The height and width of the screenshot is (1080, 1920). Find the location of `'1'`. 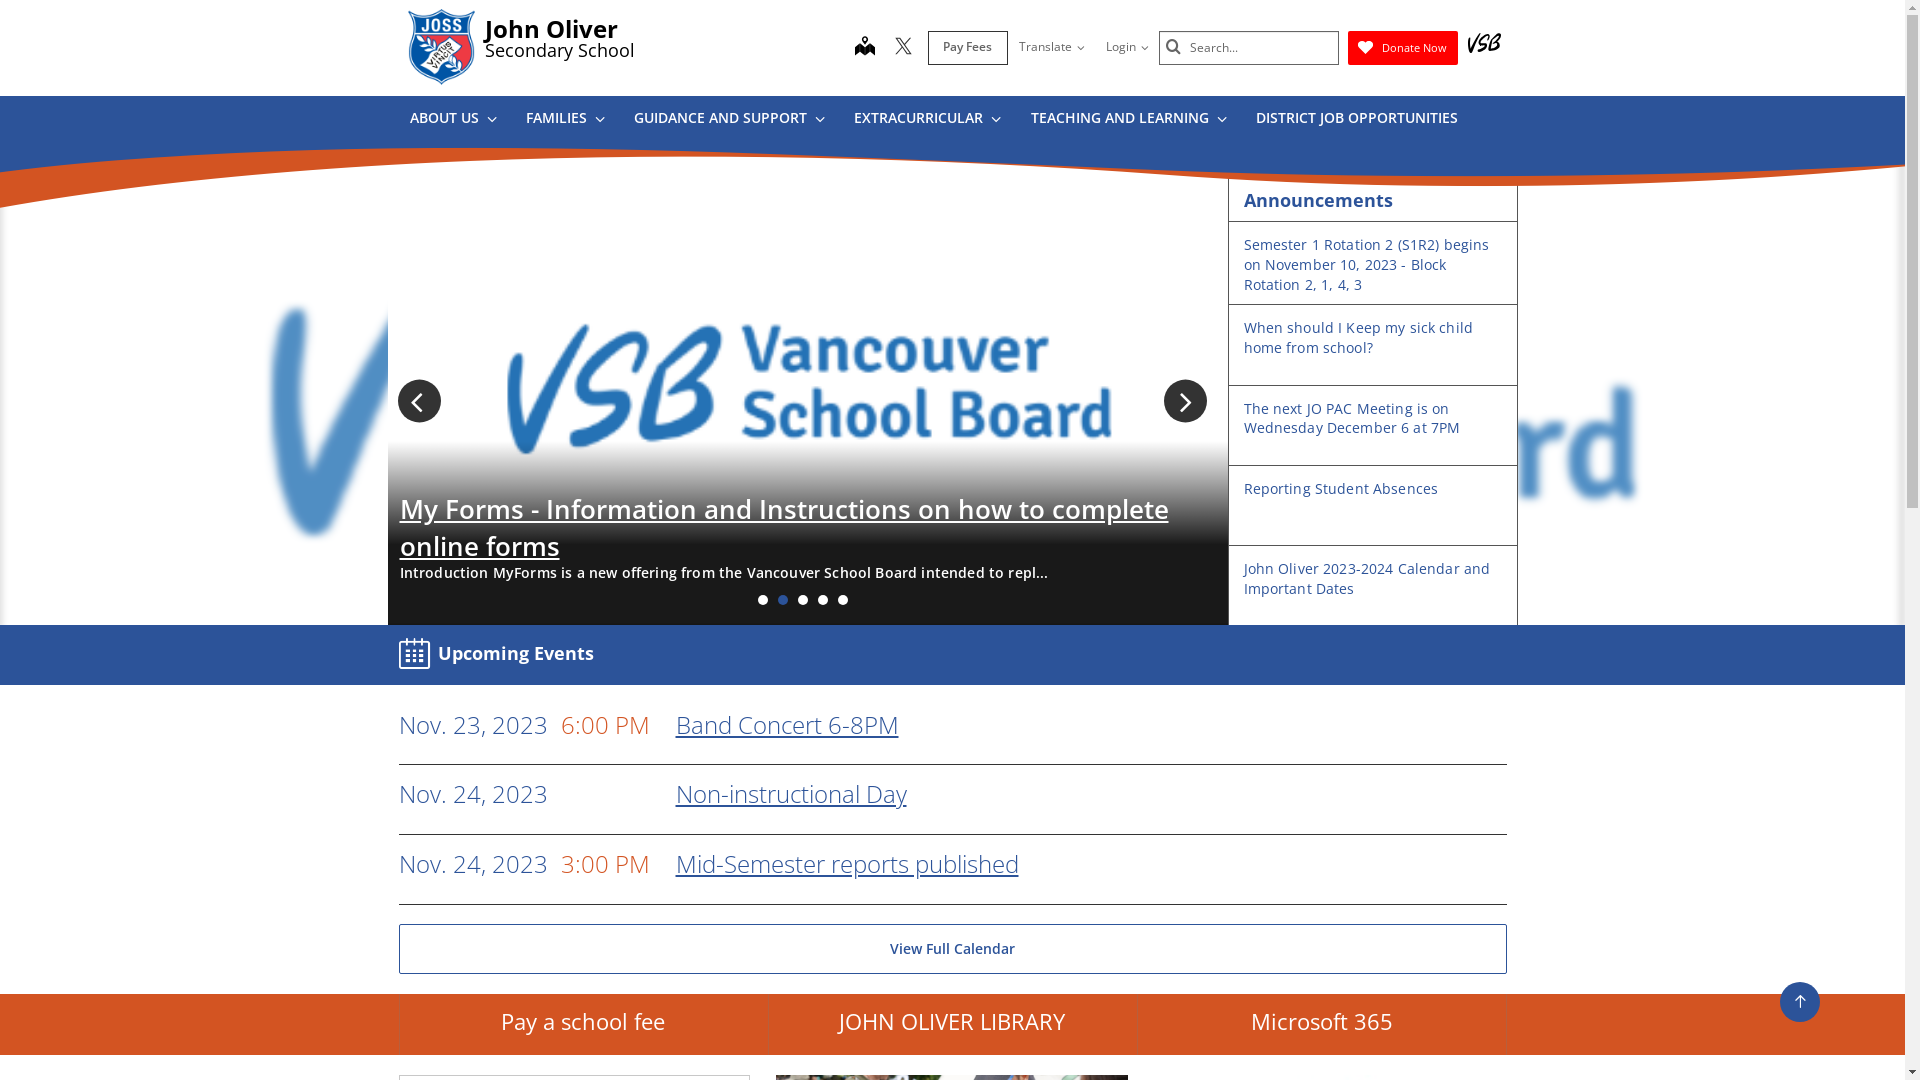

'1' is located at coordinates (757, 599).